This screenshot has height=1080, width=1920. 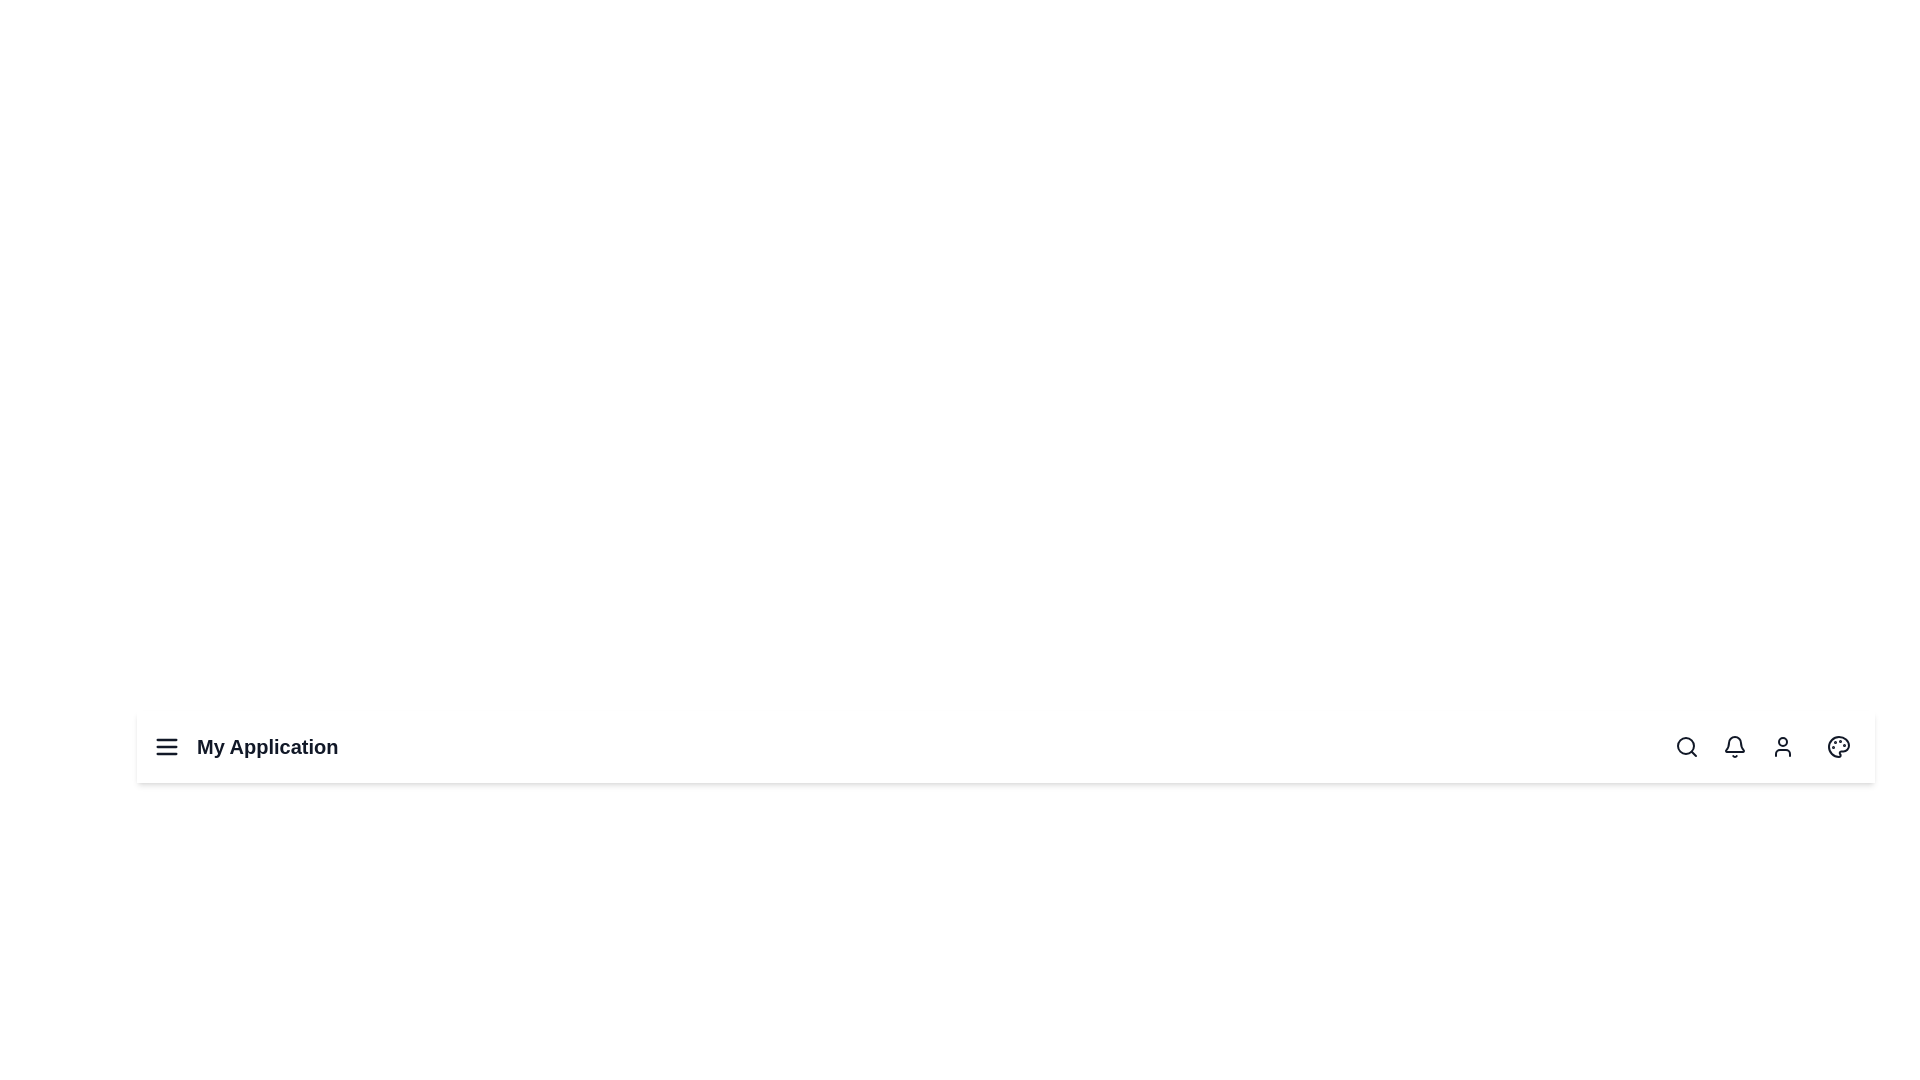 I want to click on the user icon to view or edit the user profile, so click(x=1782, y=747).